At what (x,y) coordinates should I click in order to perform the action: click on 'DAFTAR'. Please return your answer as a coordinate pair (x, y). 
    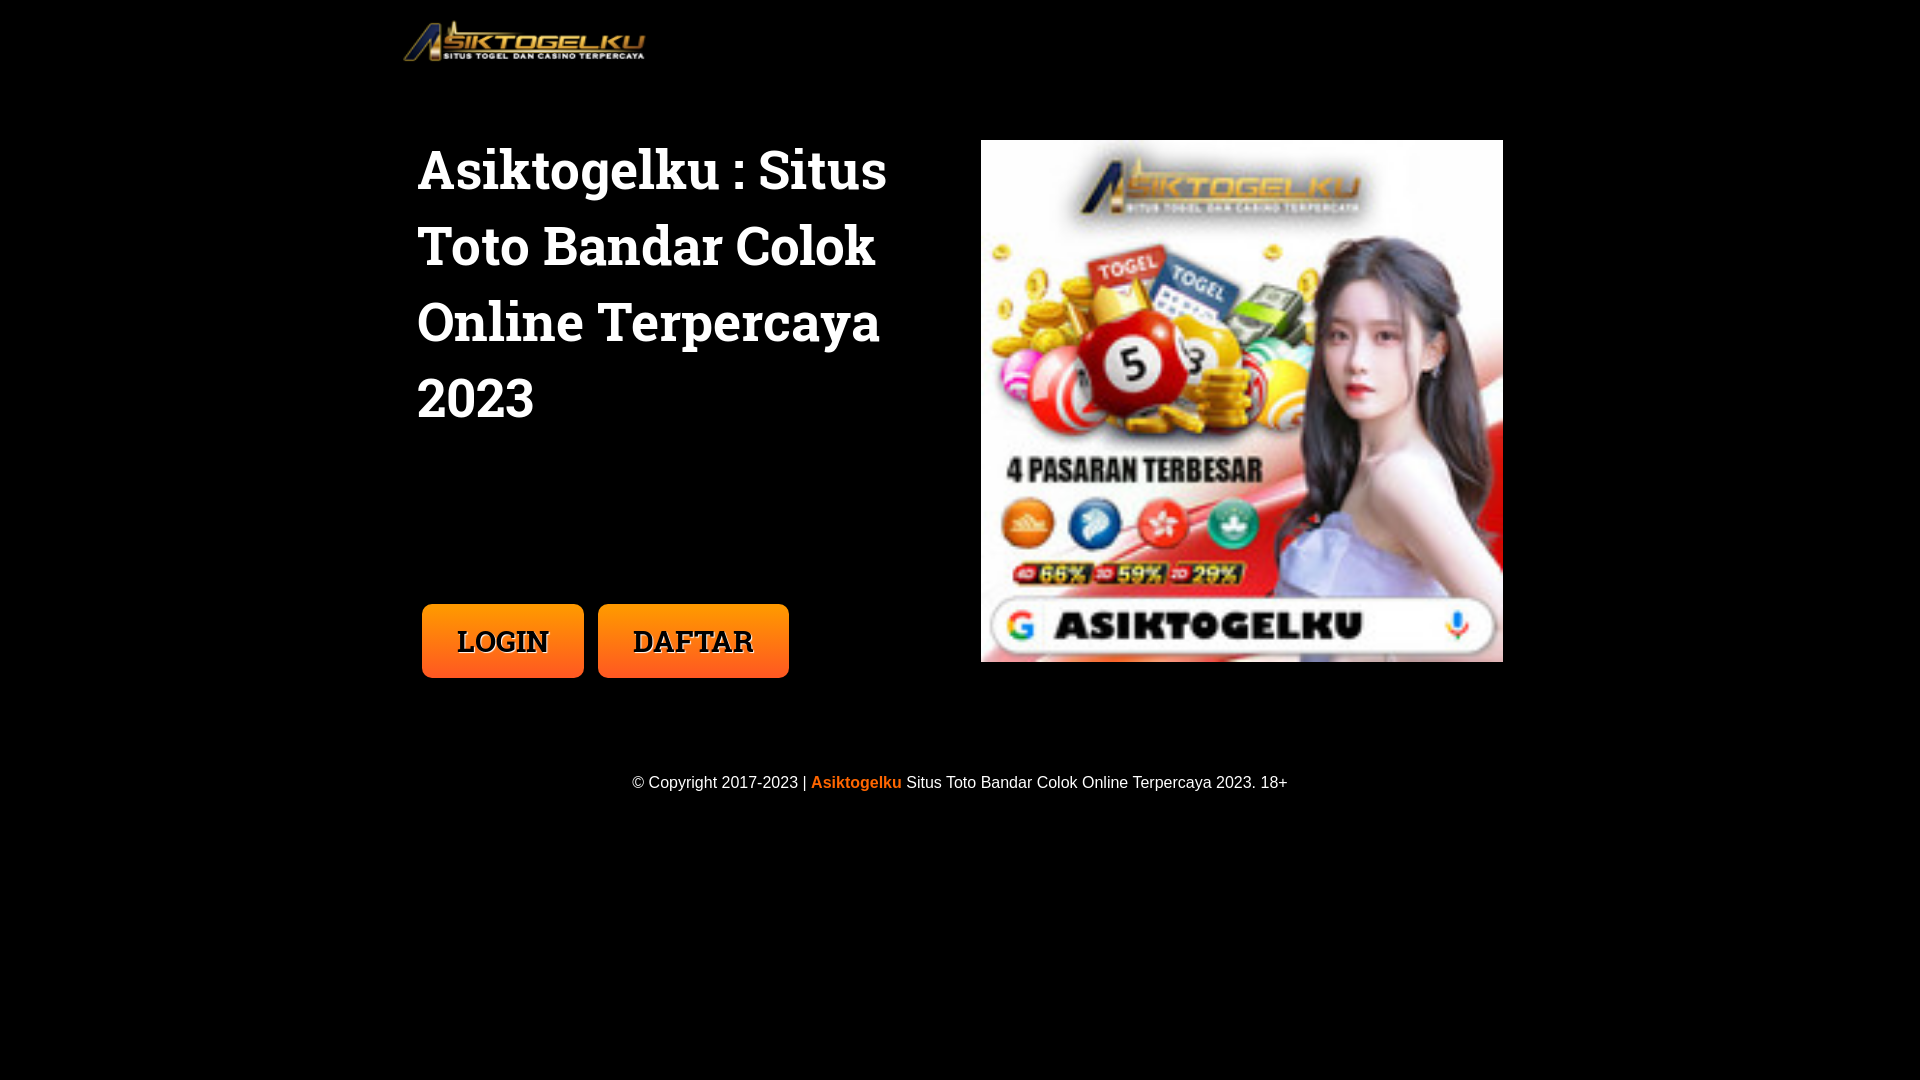
    Looking at the image, I should click on (693, 618).